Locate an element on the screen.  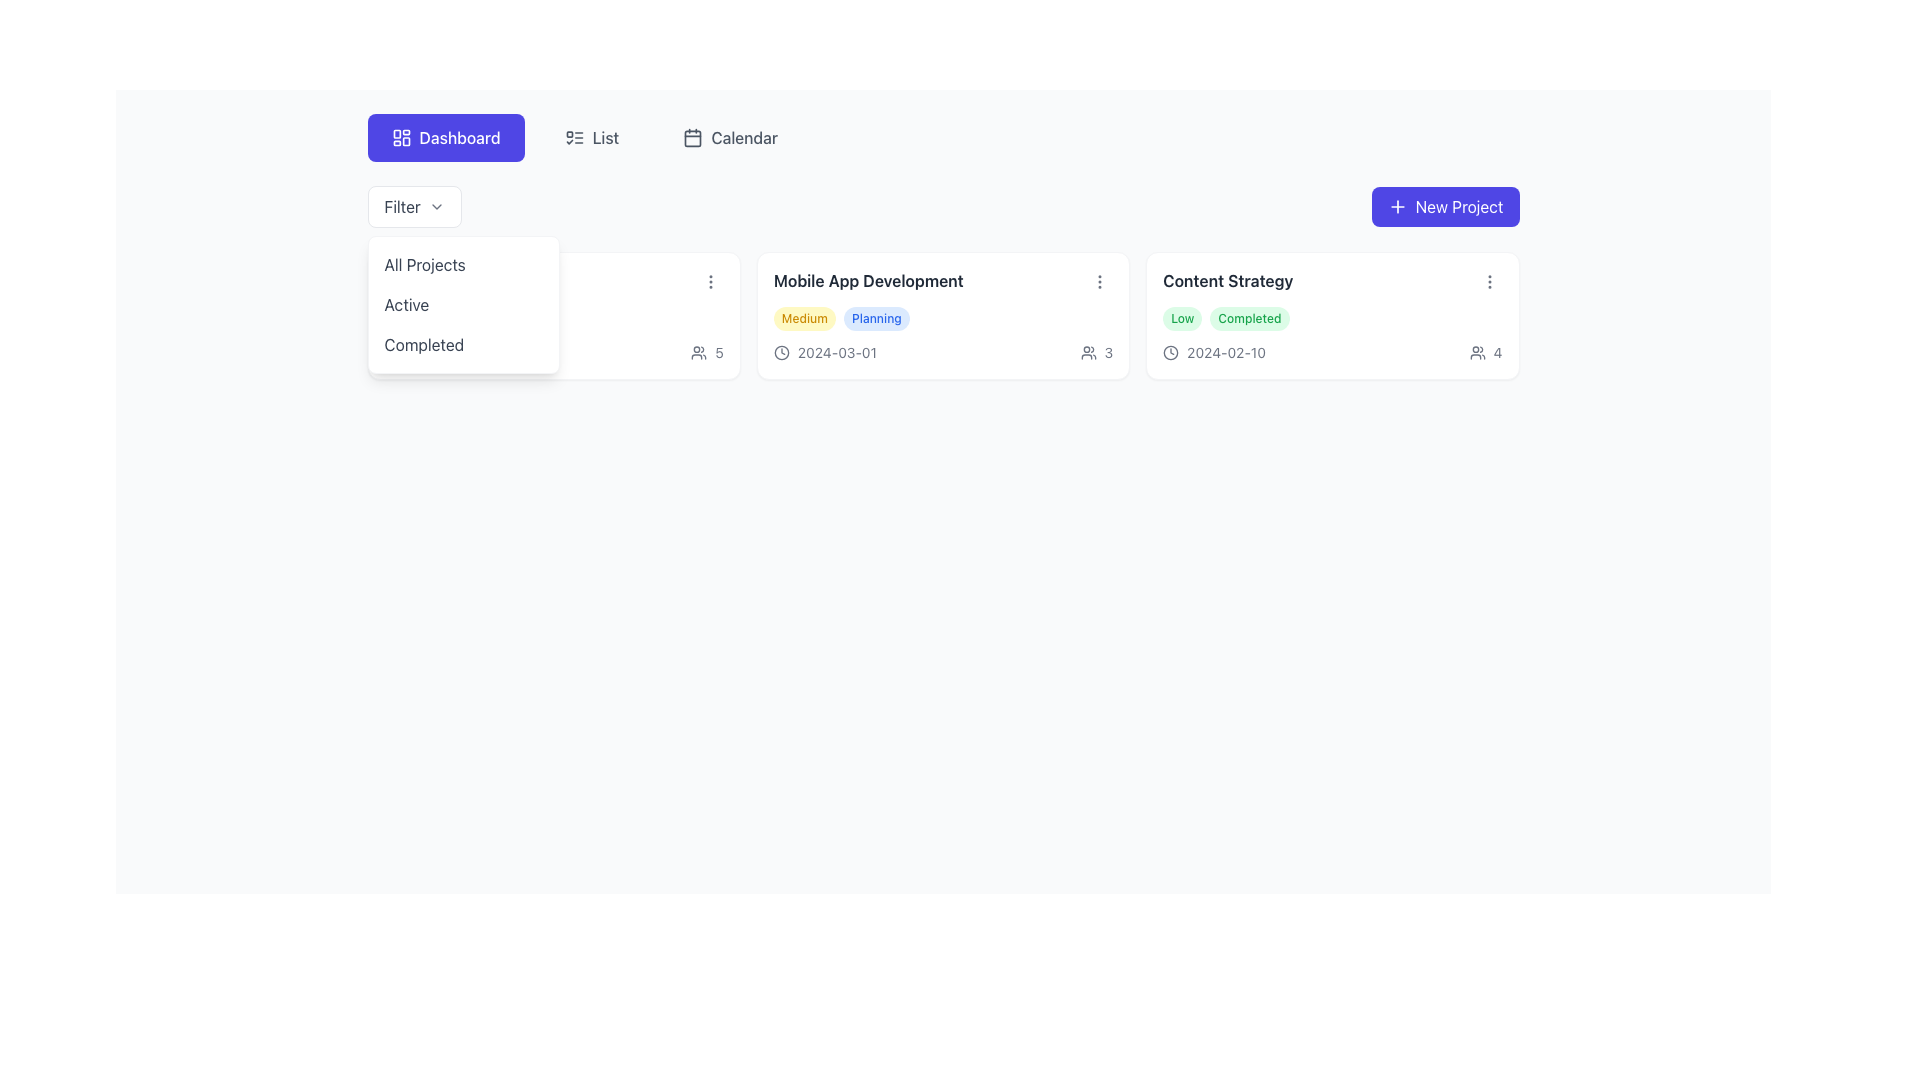
the 'Active' filter button in the project management interface is located at coordinates (462, 304).